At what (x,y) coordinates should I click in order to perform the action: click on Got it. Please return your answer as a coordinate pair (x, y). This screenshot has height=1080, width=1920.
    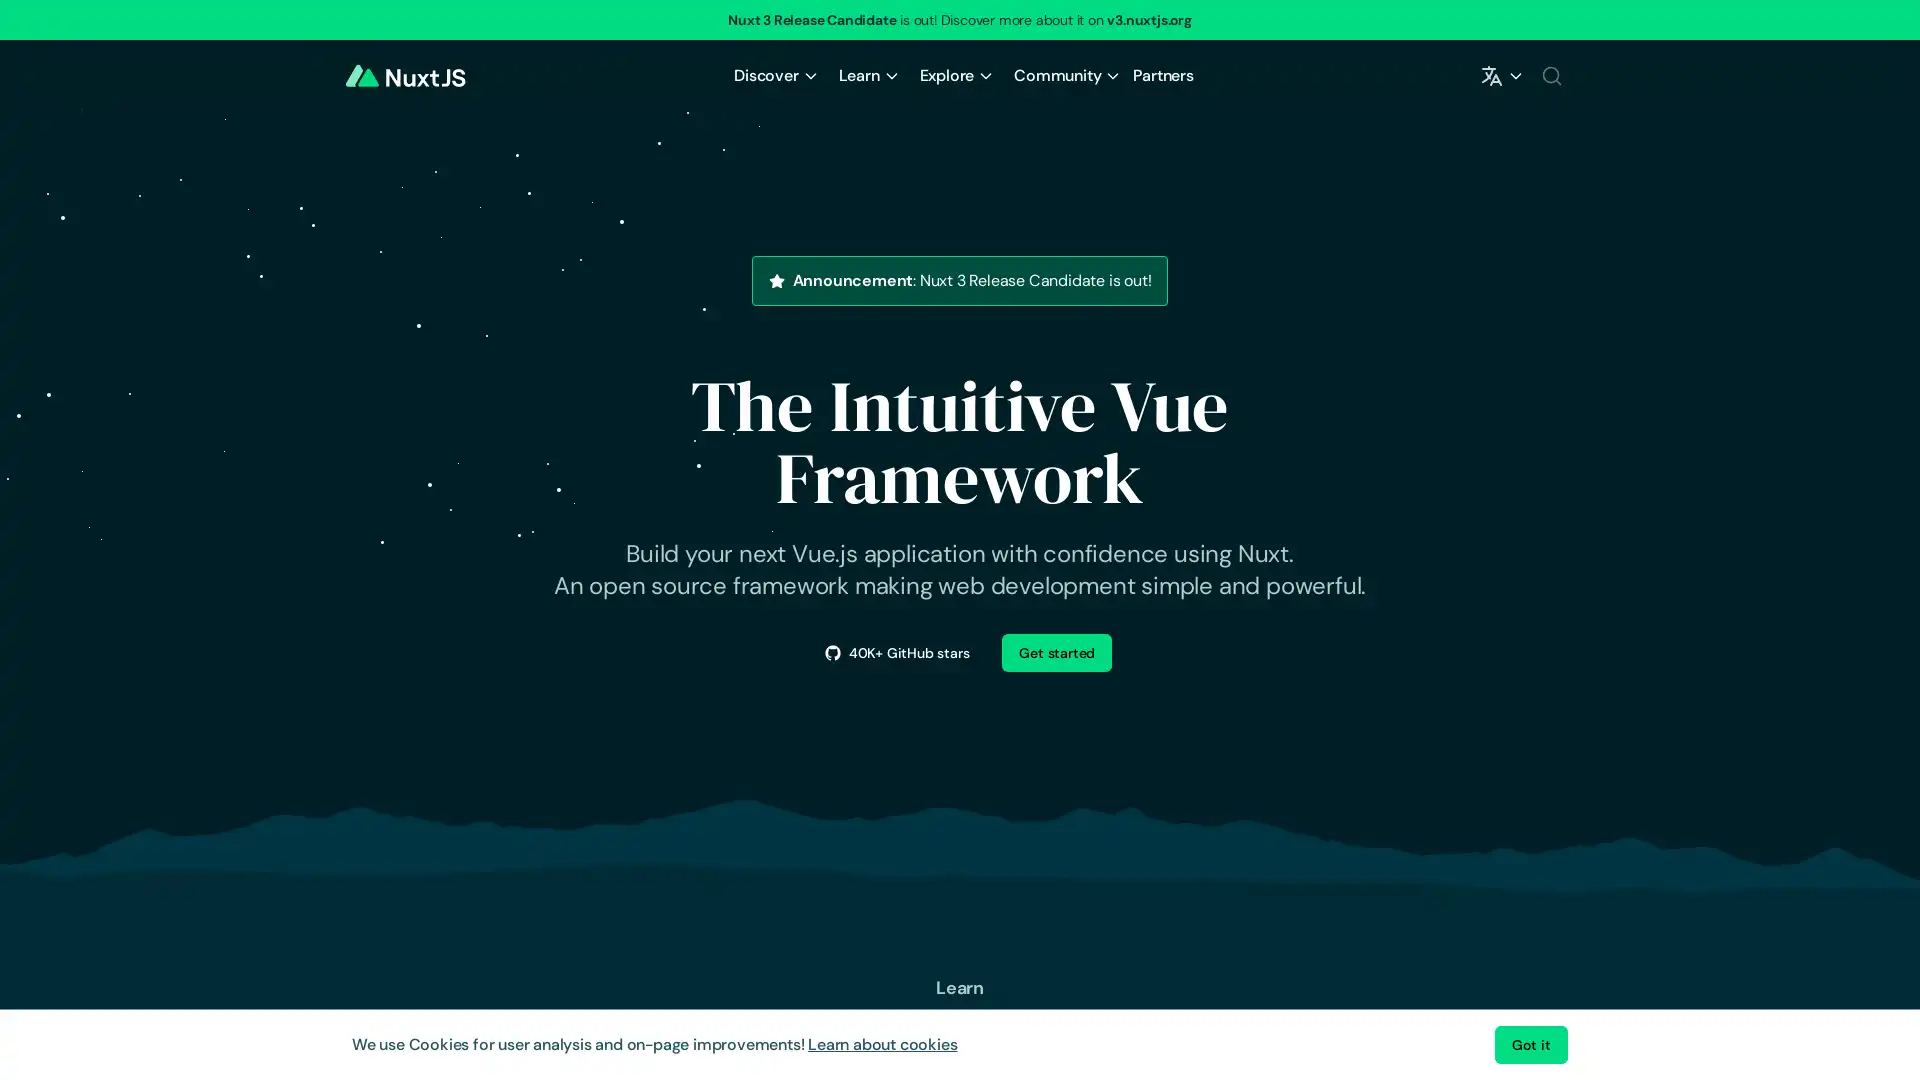
    Looking at the image, I should click on (1530, 1044).